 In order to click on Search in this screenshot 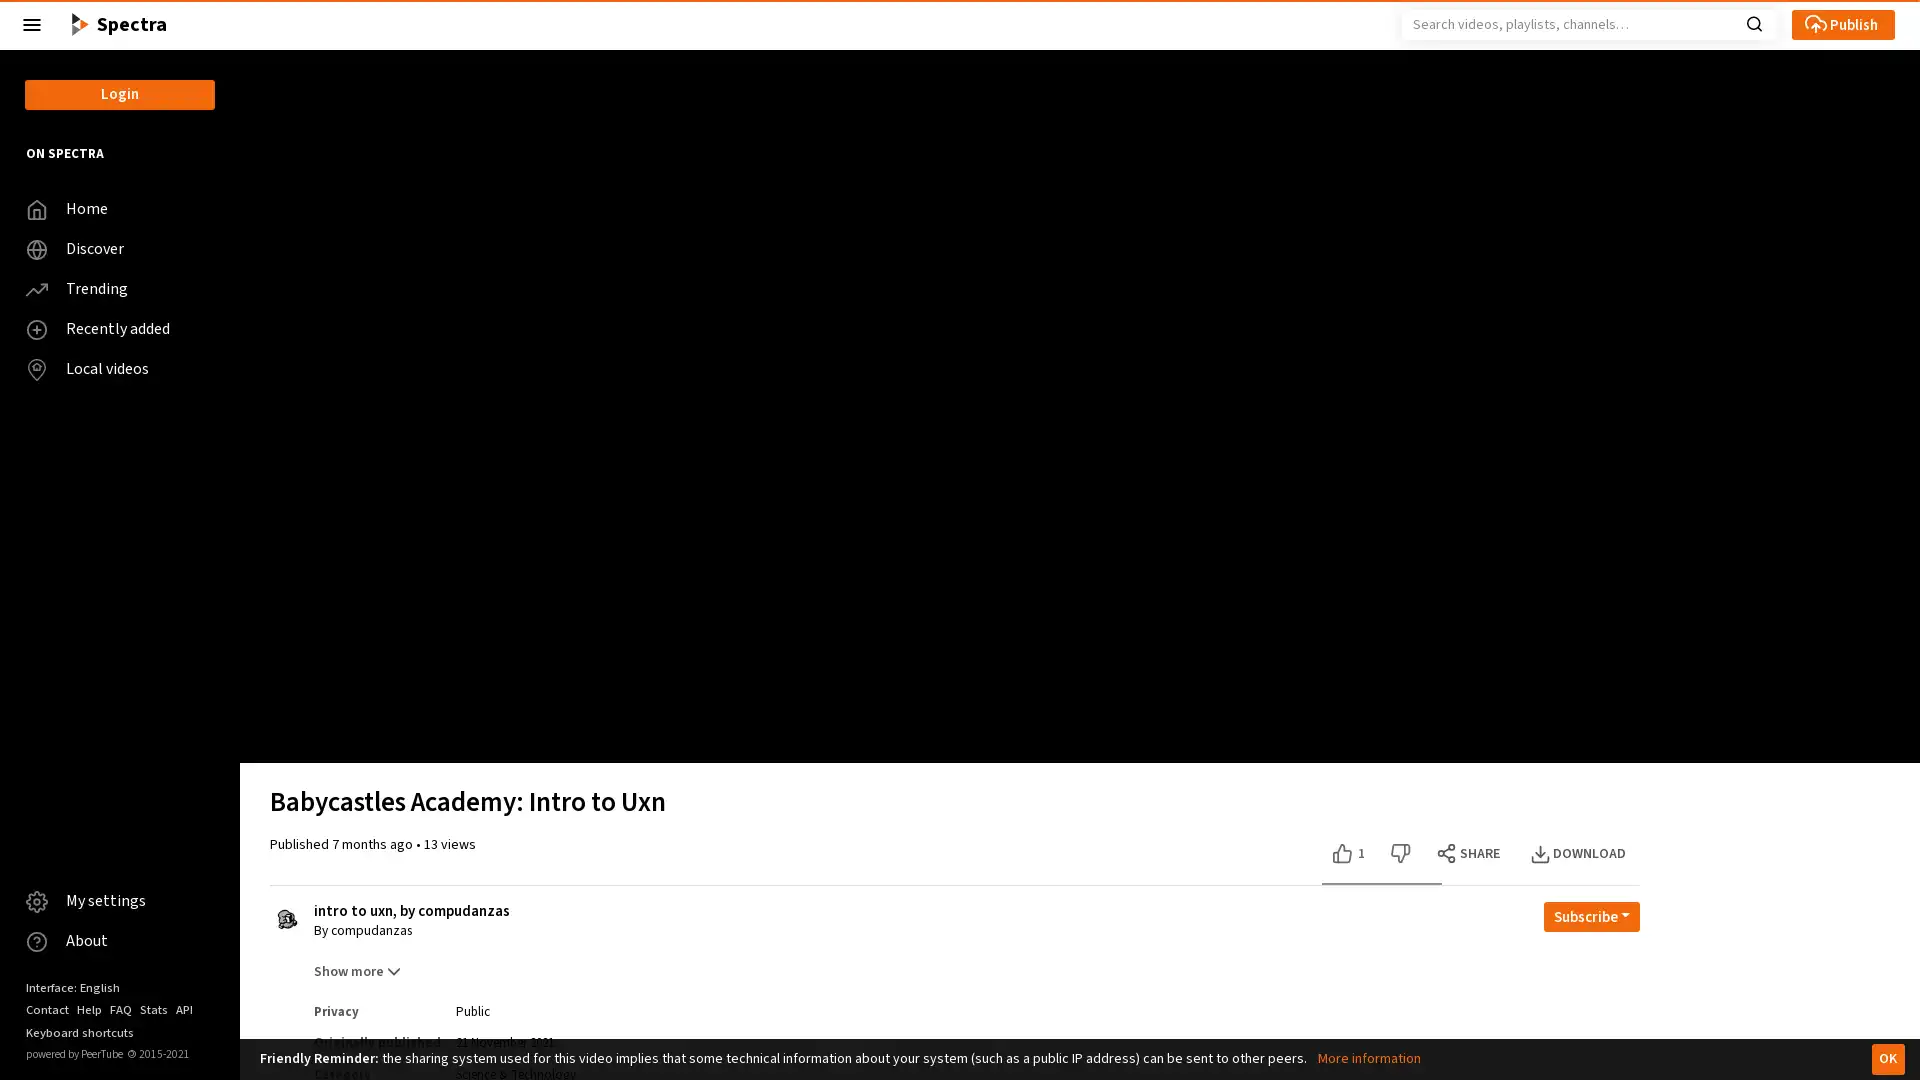, I will do `click(1753, 22)`.